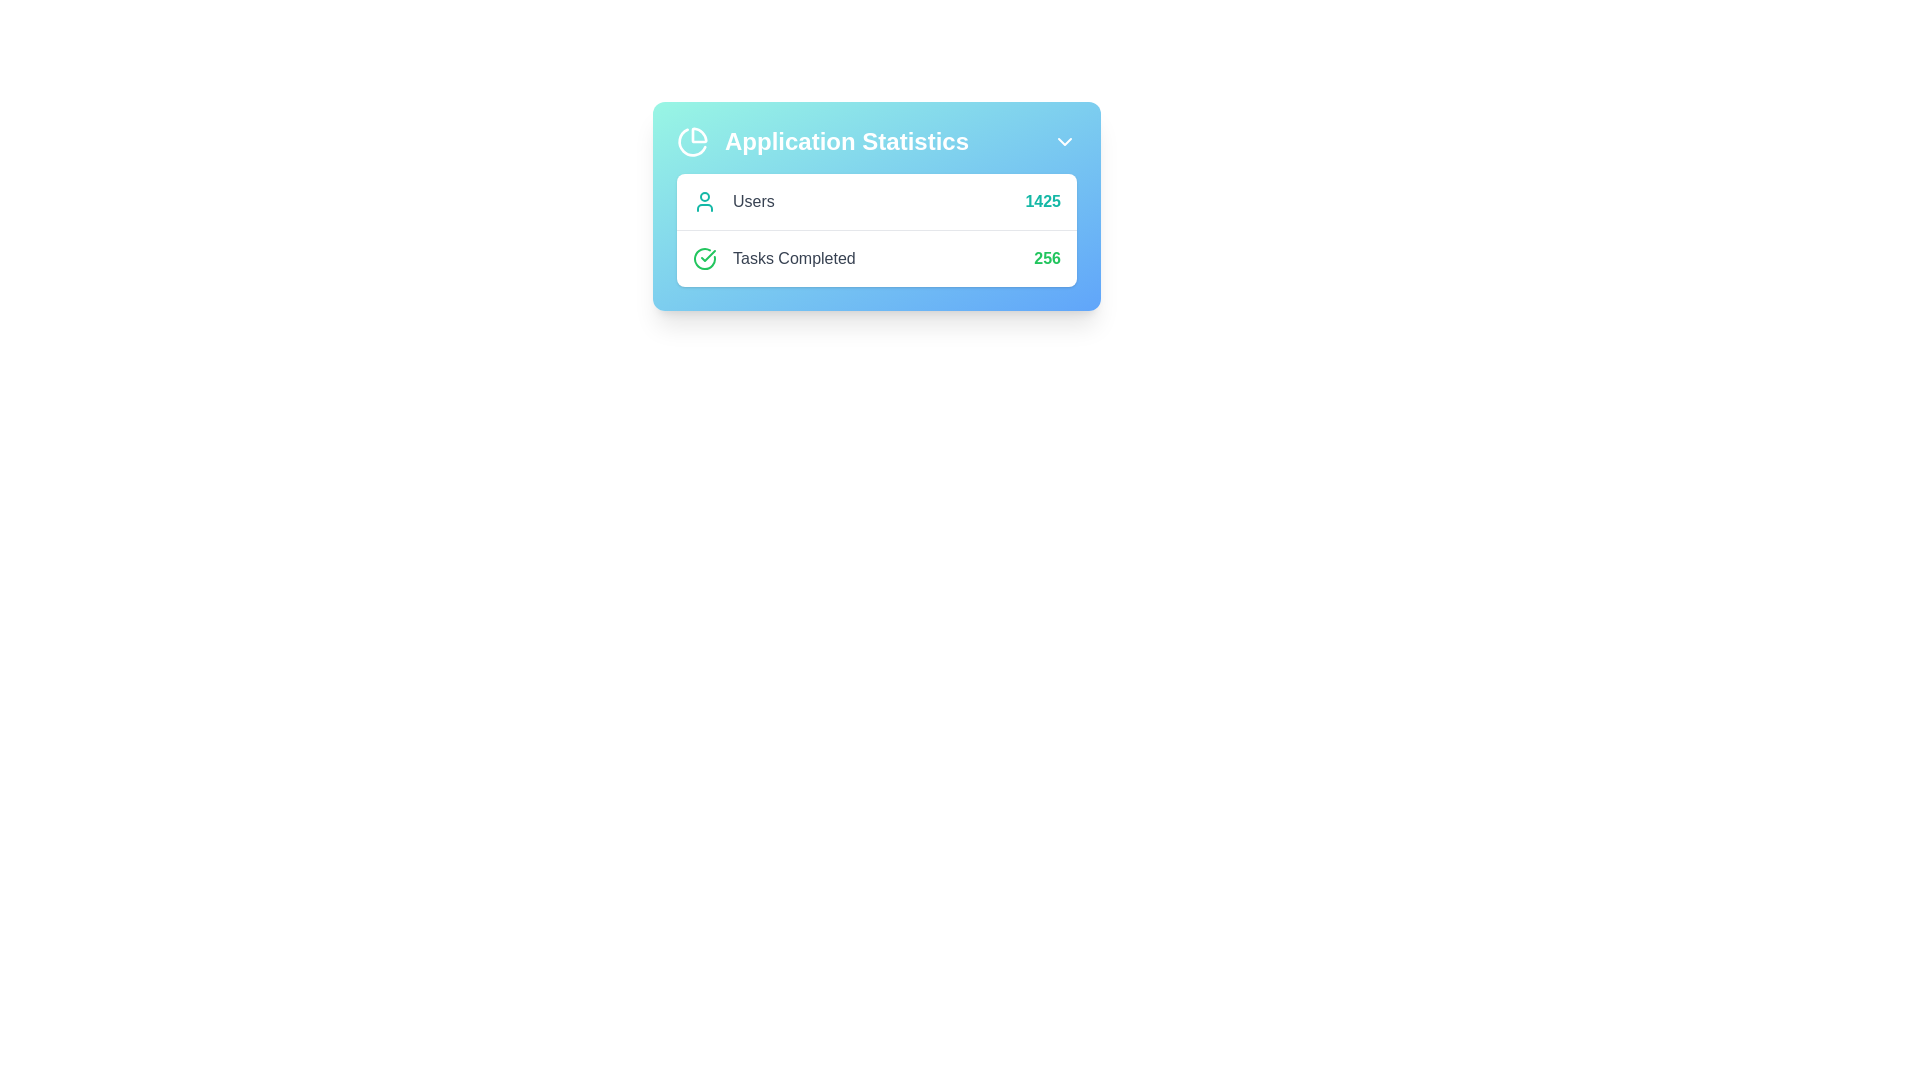  Describe the element at coordinates (708, 254) in the screenshot. I see `the completion status represented by the circular icon located next to the 'Tasks Completed' label in the 'Application Statistics' card` at that location.